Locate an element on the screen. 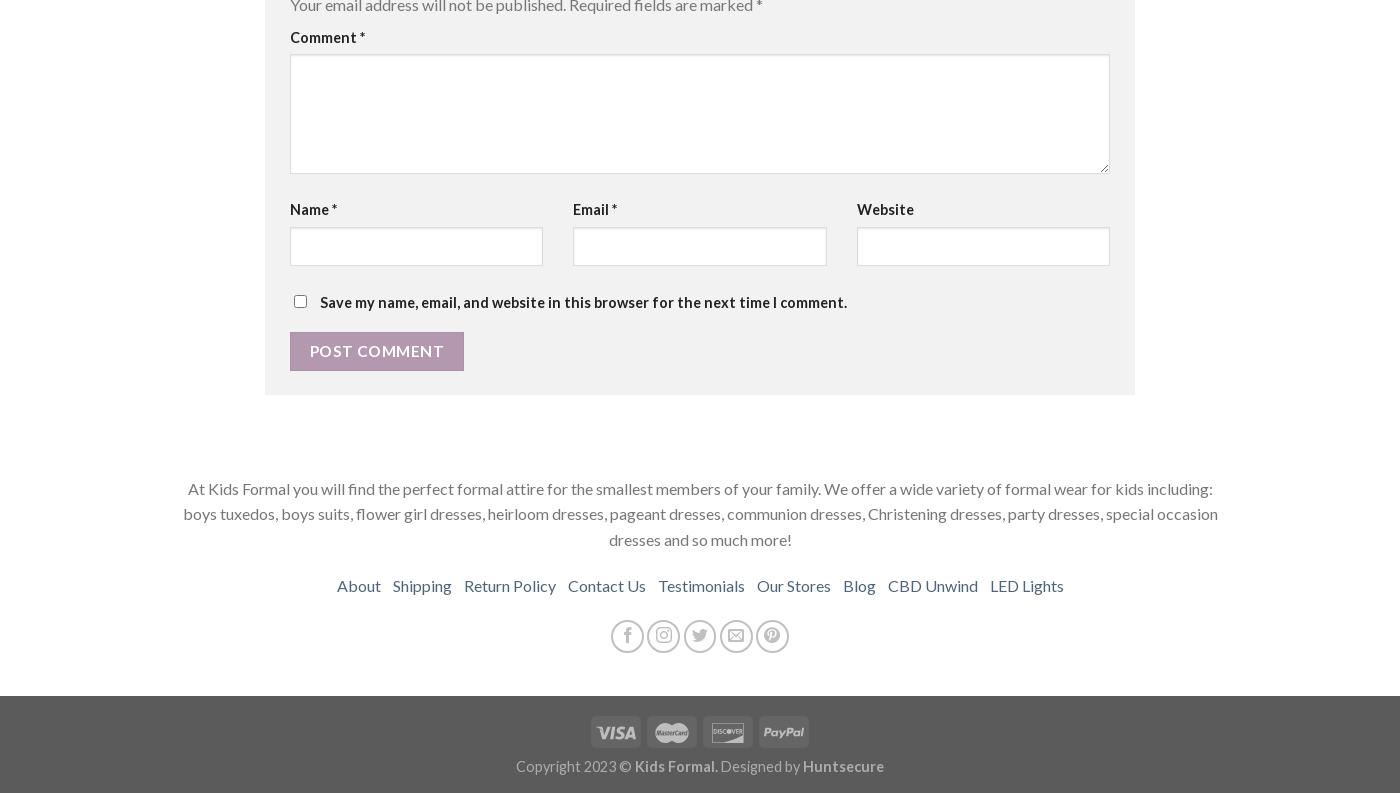  'Comment' is located at coordinates (324, 35).